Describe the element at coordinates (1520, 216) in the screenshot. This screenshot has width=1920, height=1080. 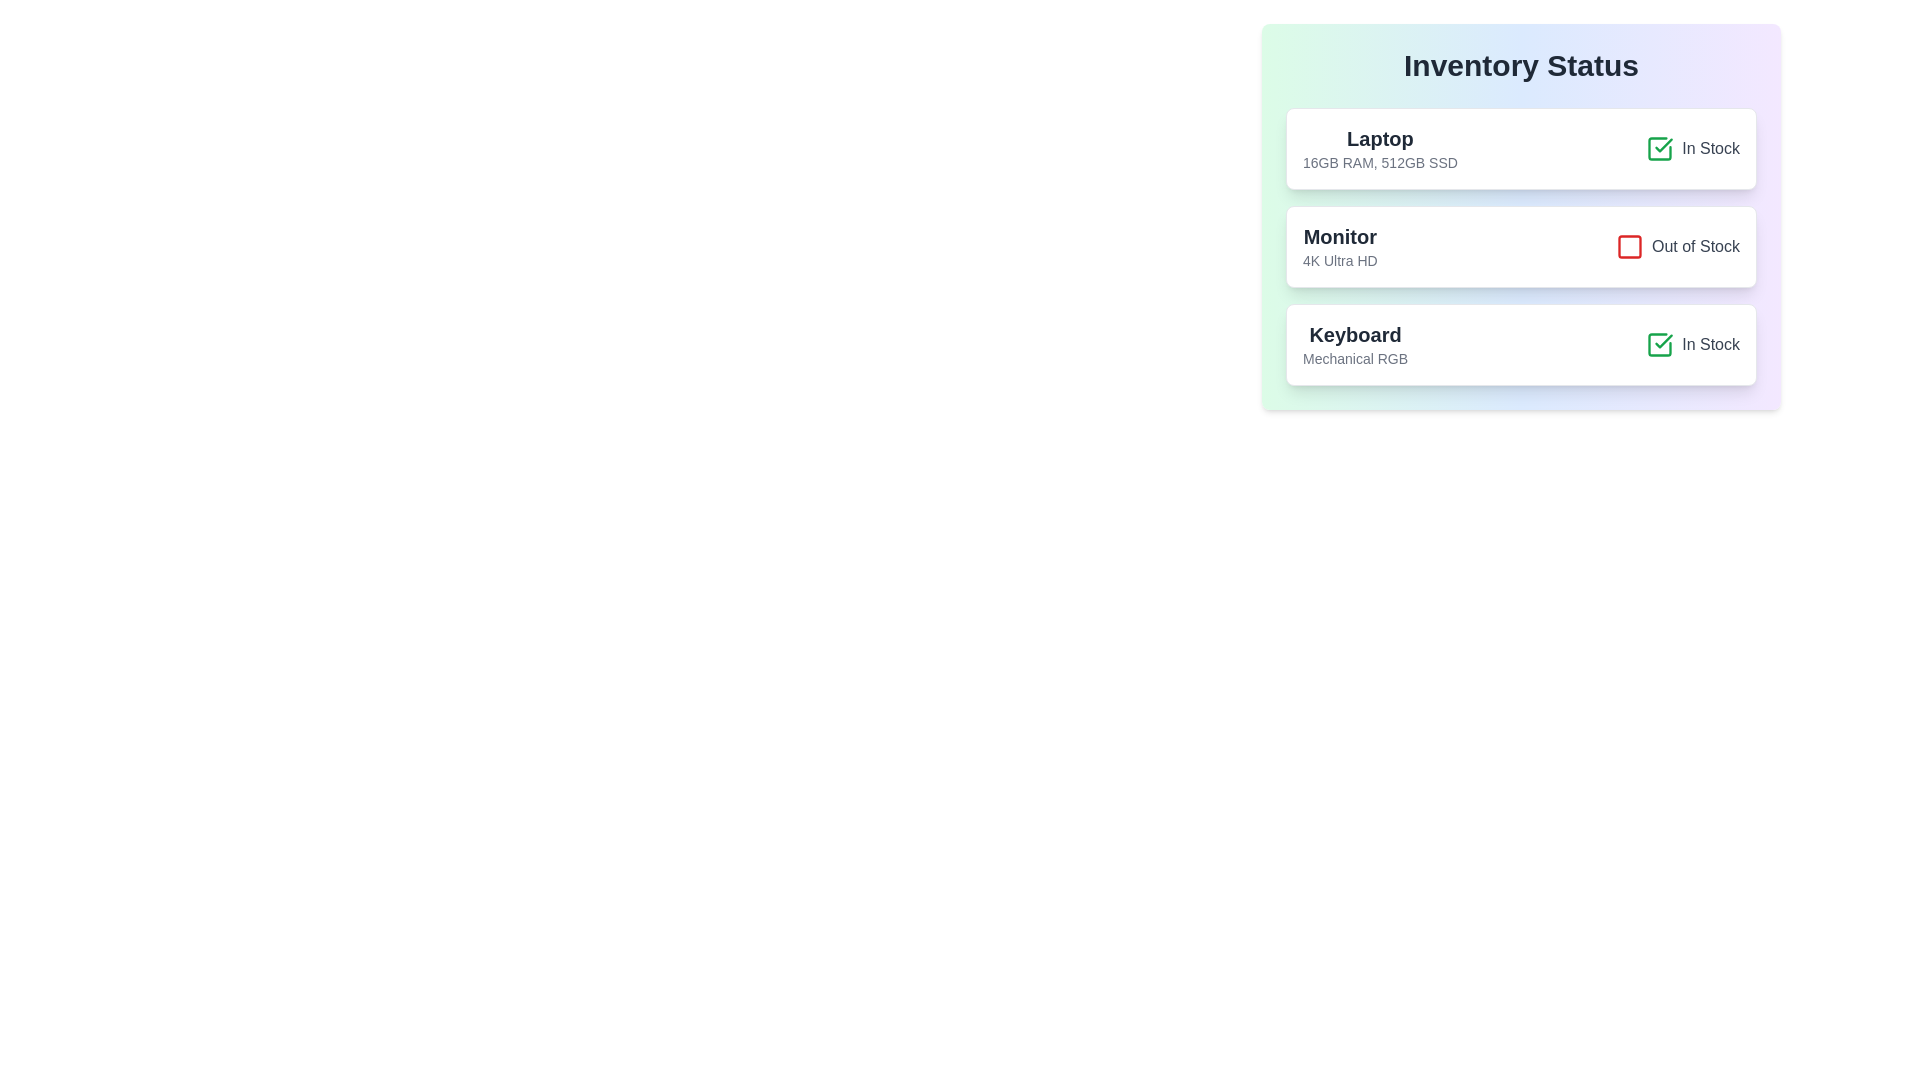
I see `the Inventory Card displaying the details of the item 'Monitor', which is the second card in a vertical list of inventory items located at the top center of the application's viewport` at that location.